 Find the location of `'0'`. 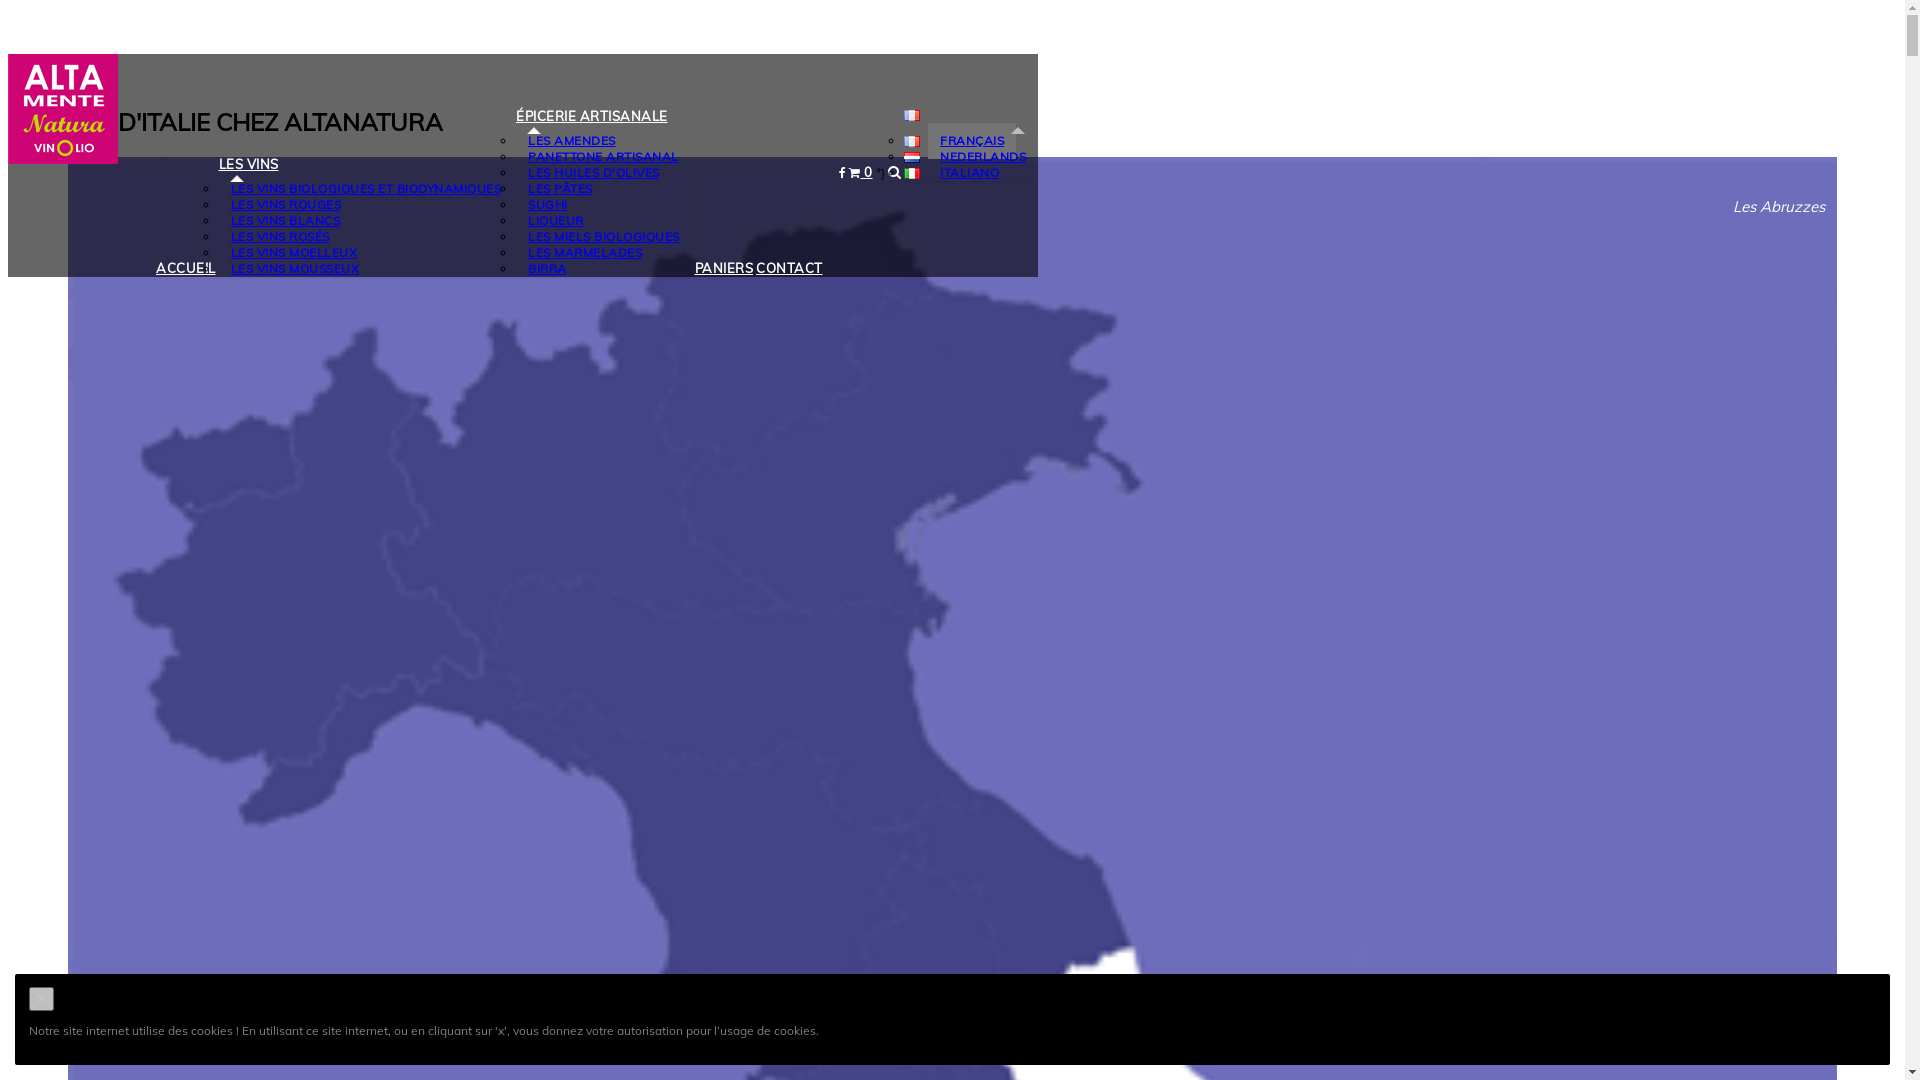

'0' is located at coordinates (849, 171).